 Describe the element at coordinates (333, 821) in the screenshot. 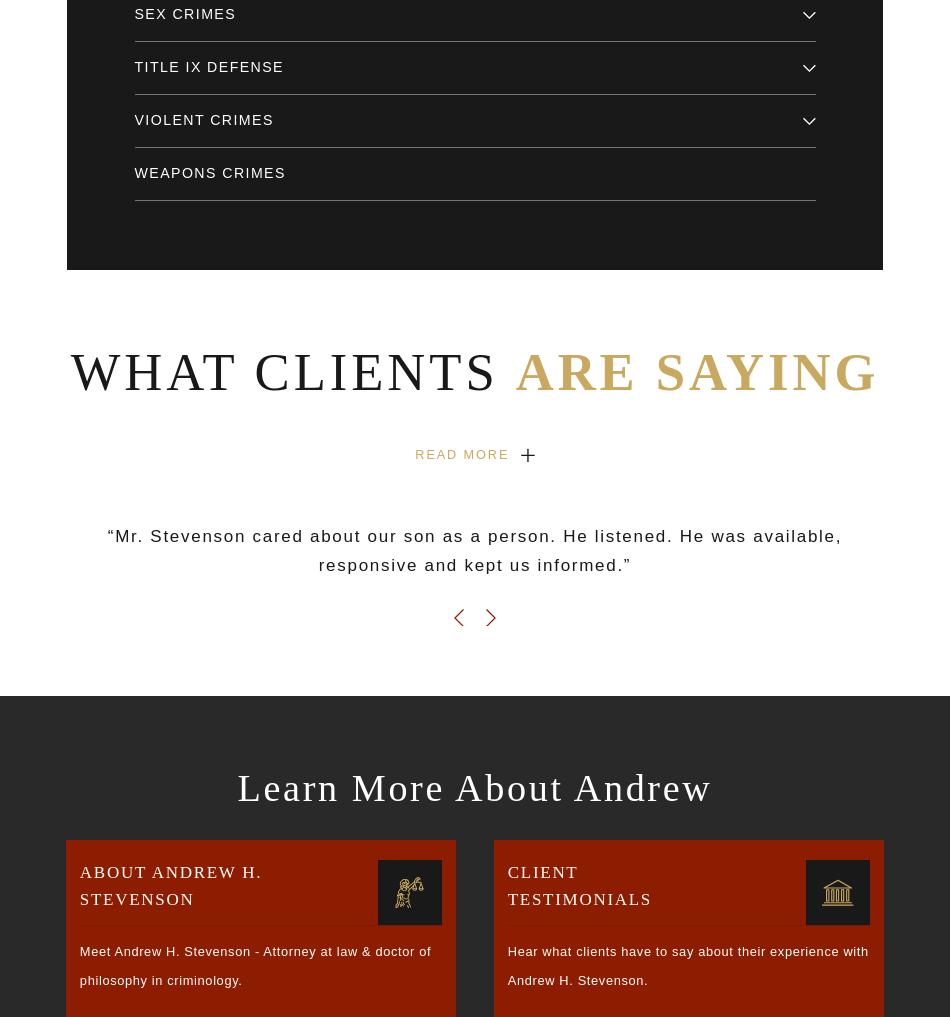

I see `'The information on this website is for general information purposes only. Nothing on this site should be taken as legal advice for any individual case or situation.'` at that location.